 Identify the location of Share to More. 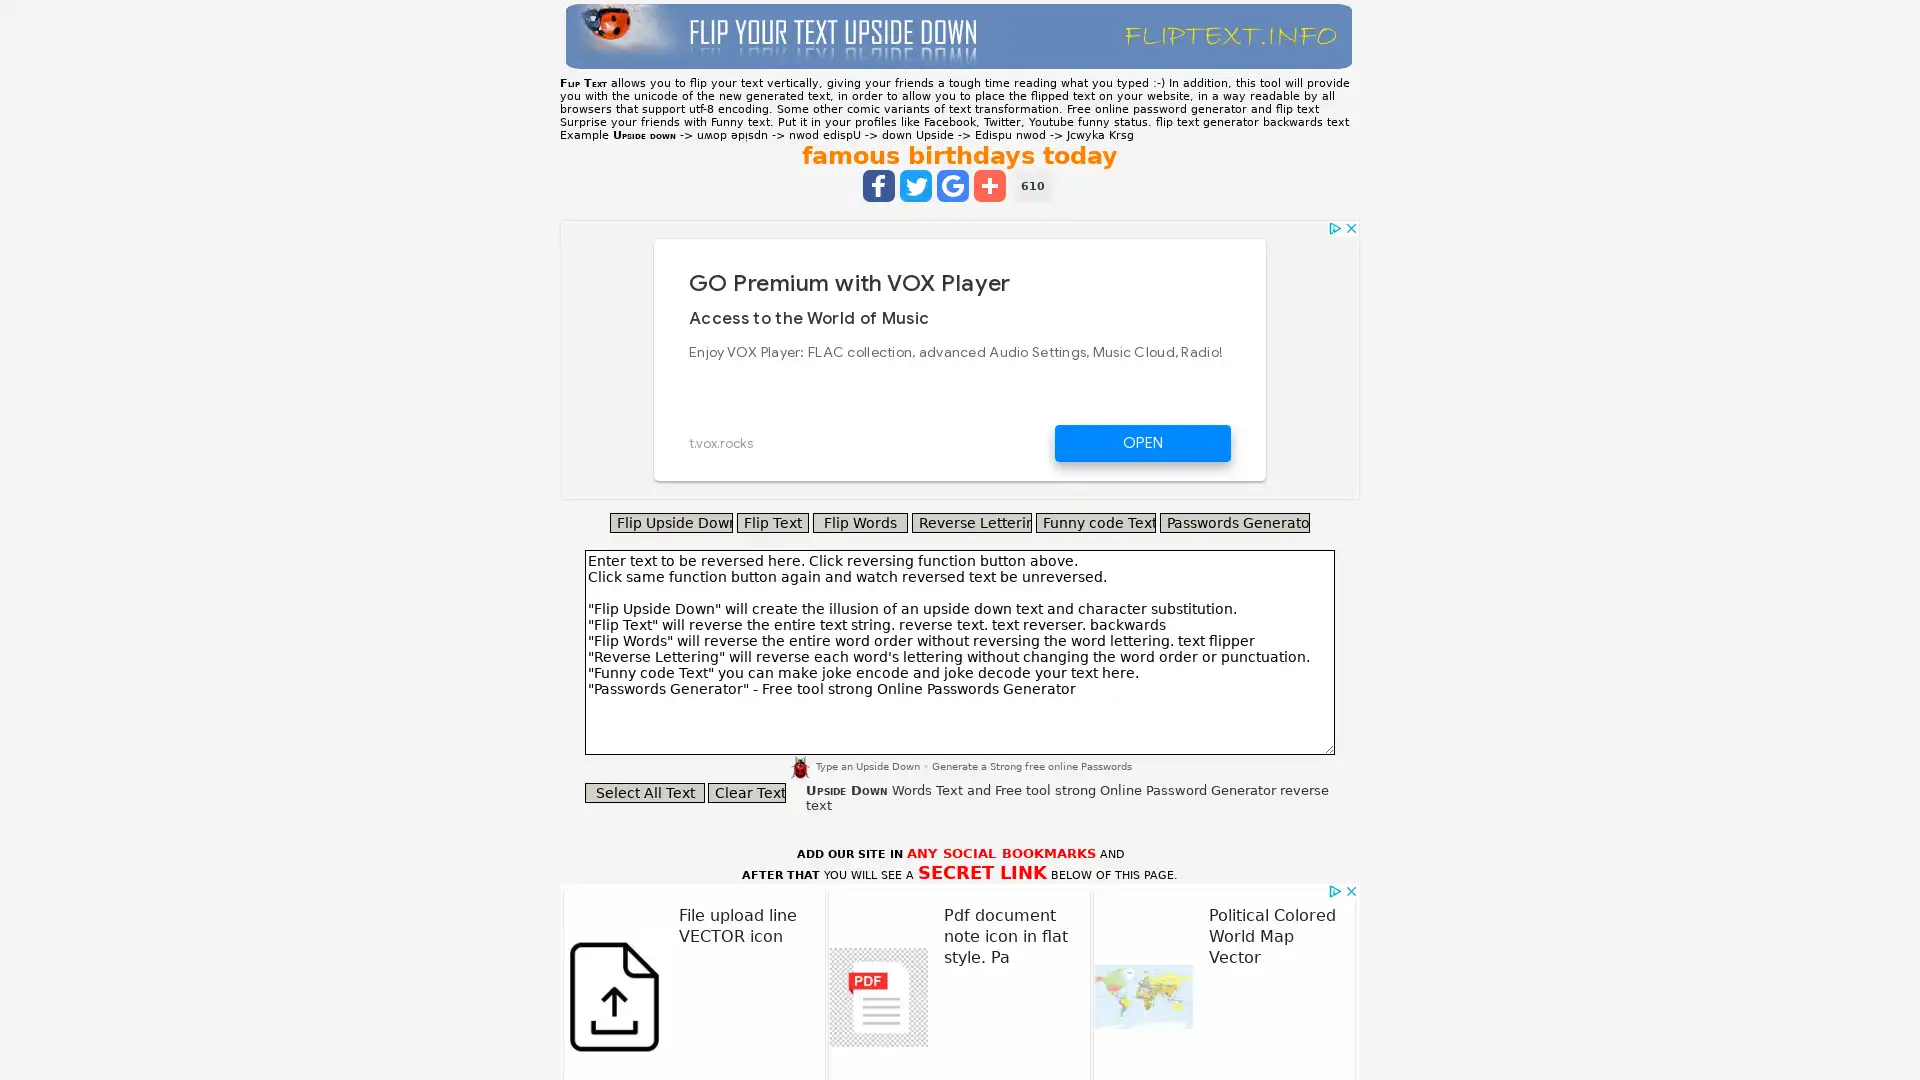
(989, 185).